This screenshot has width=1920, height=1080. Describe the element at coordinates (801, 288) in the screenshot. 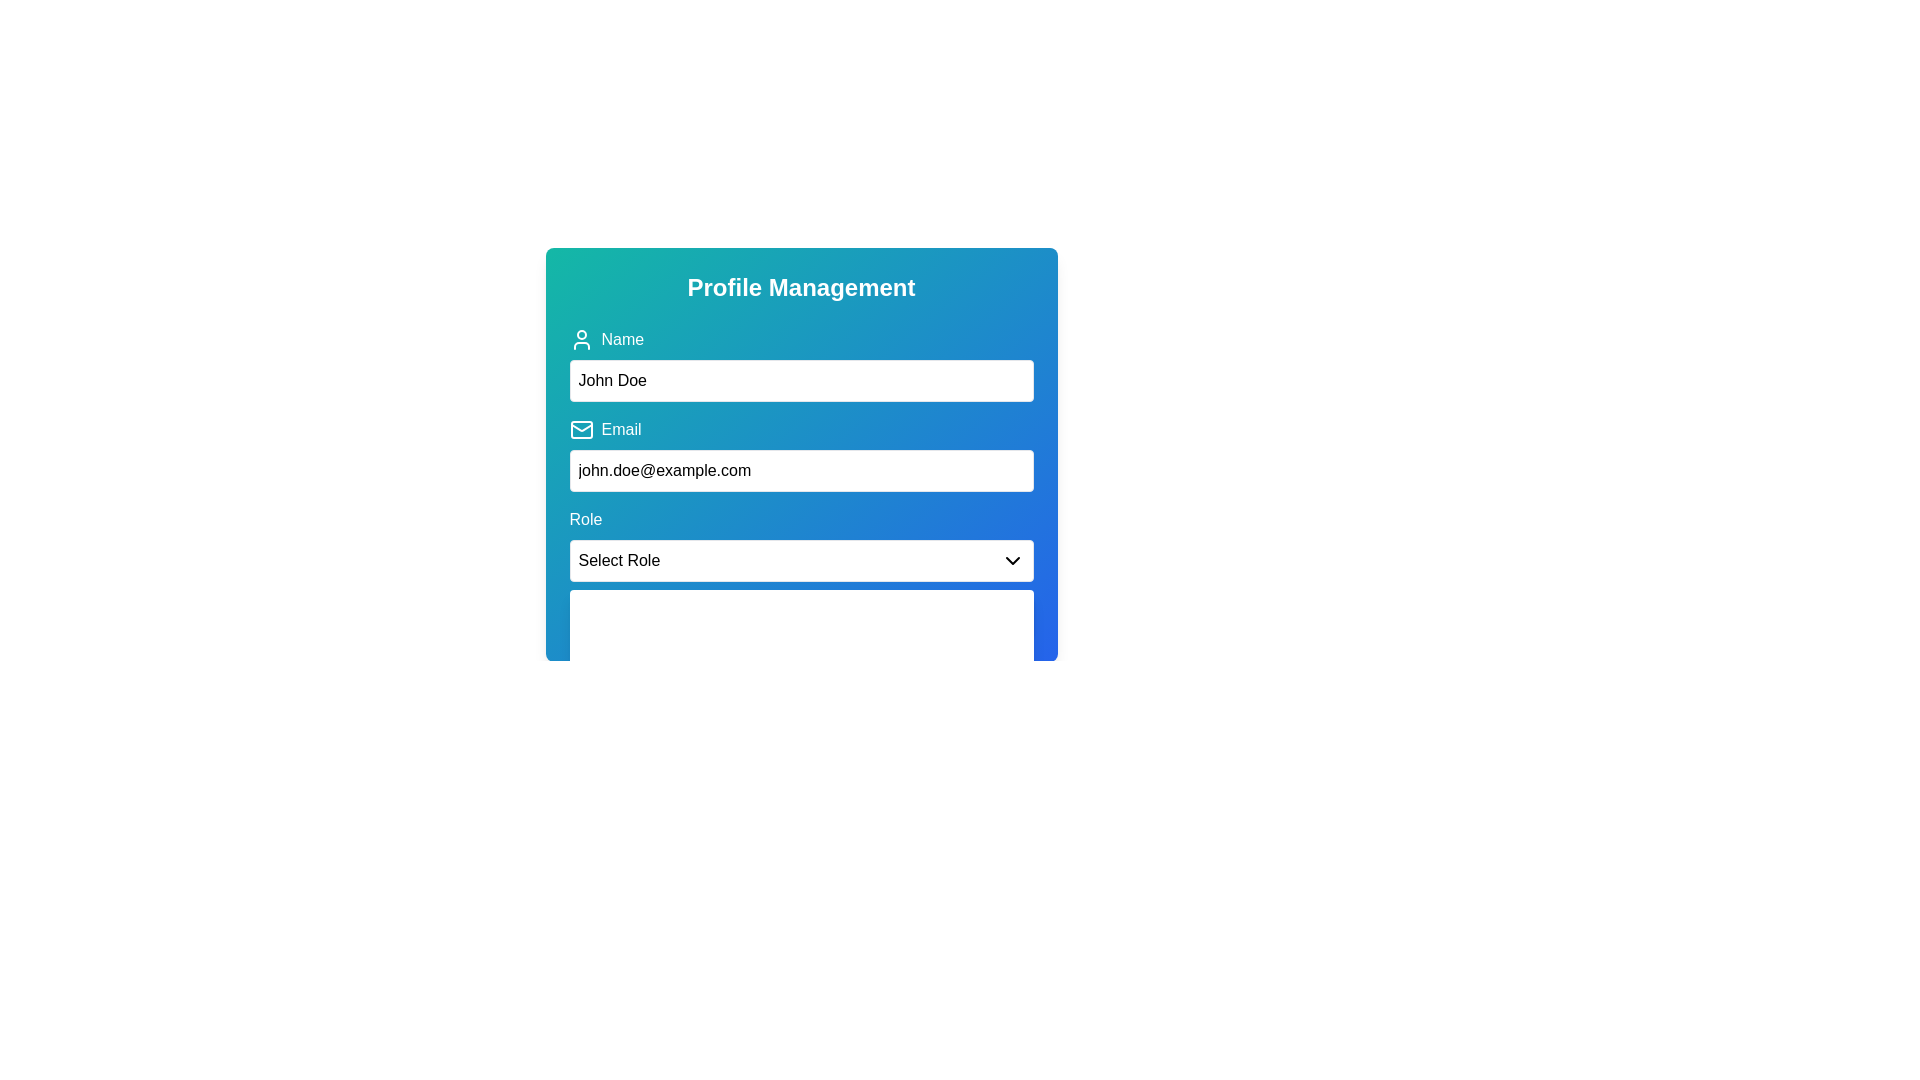

I see `the header label for profile management, which is positioned above the input fields and buttons on a gradient background` at that location.